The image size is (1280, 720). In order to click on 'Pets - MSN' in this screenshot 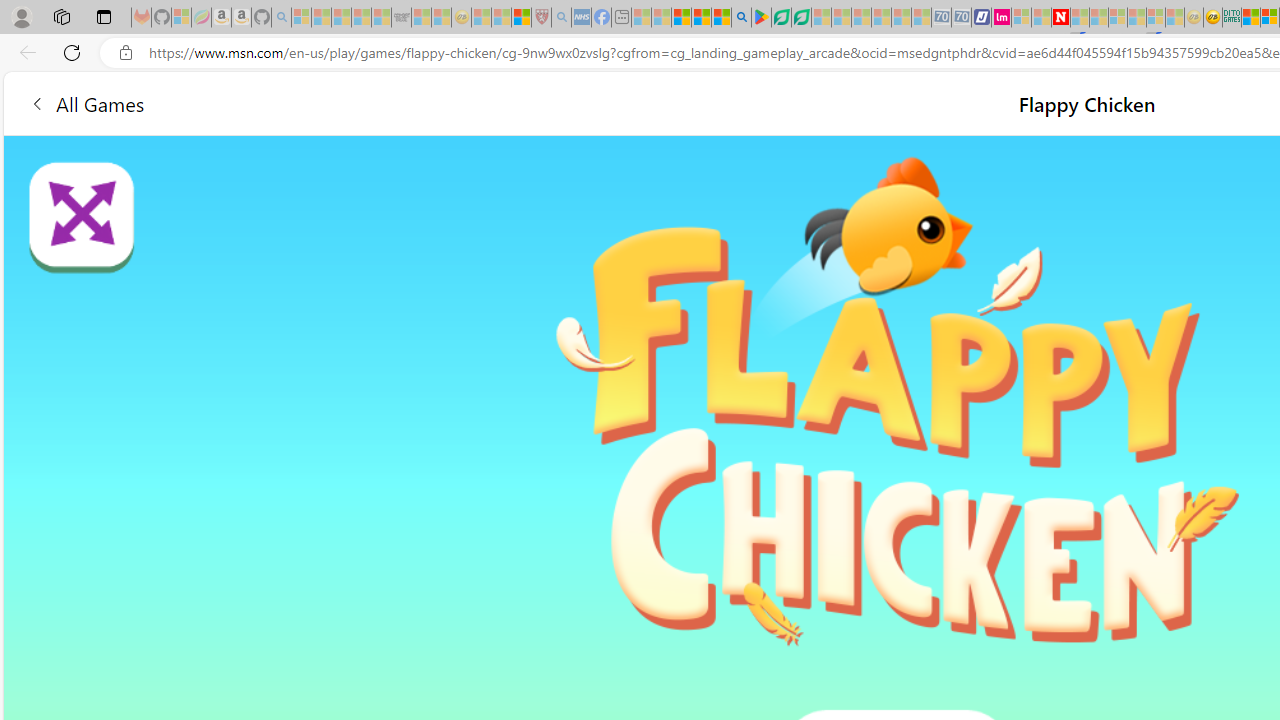, I will do `click(701, 17)`.